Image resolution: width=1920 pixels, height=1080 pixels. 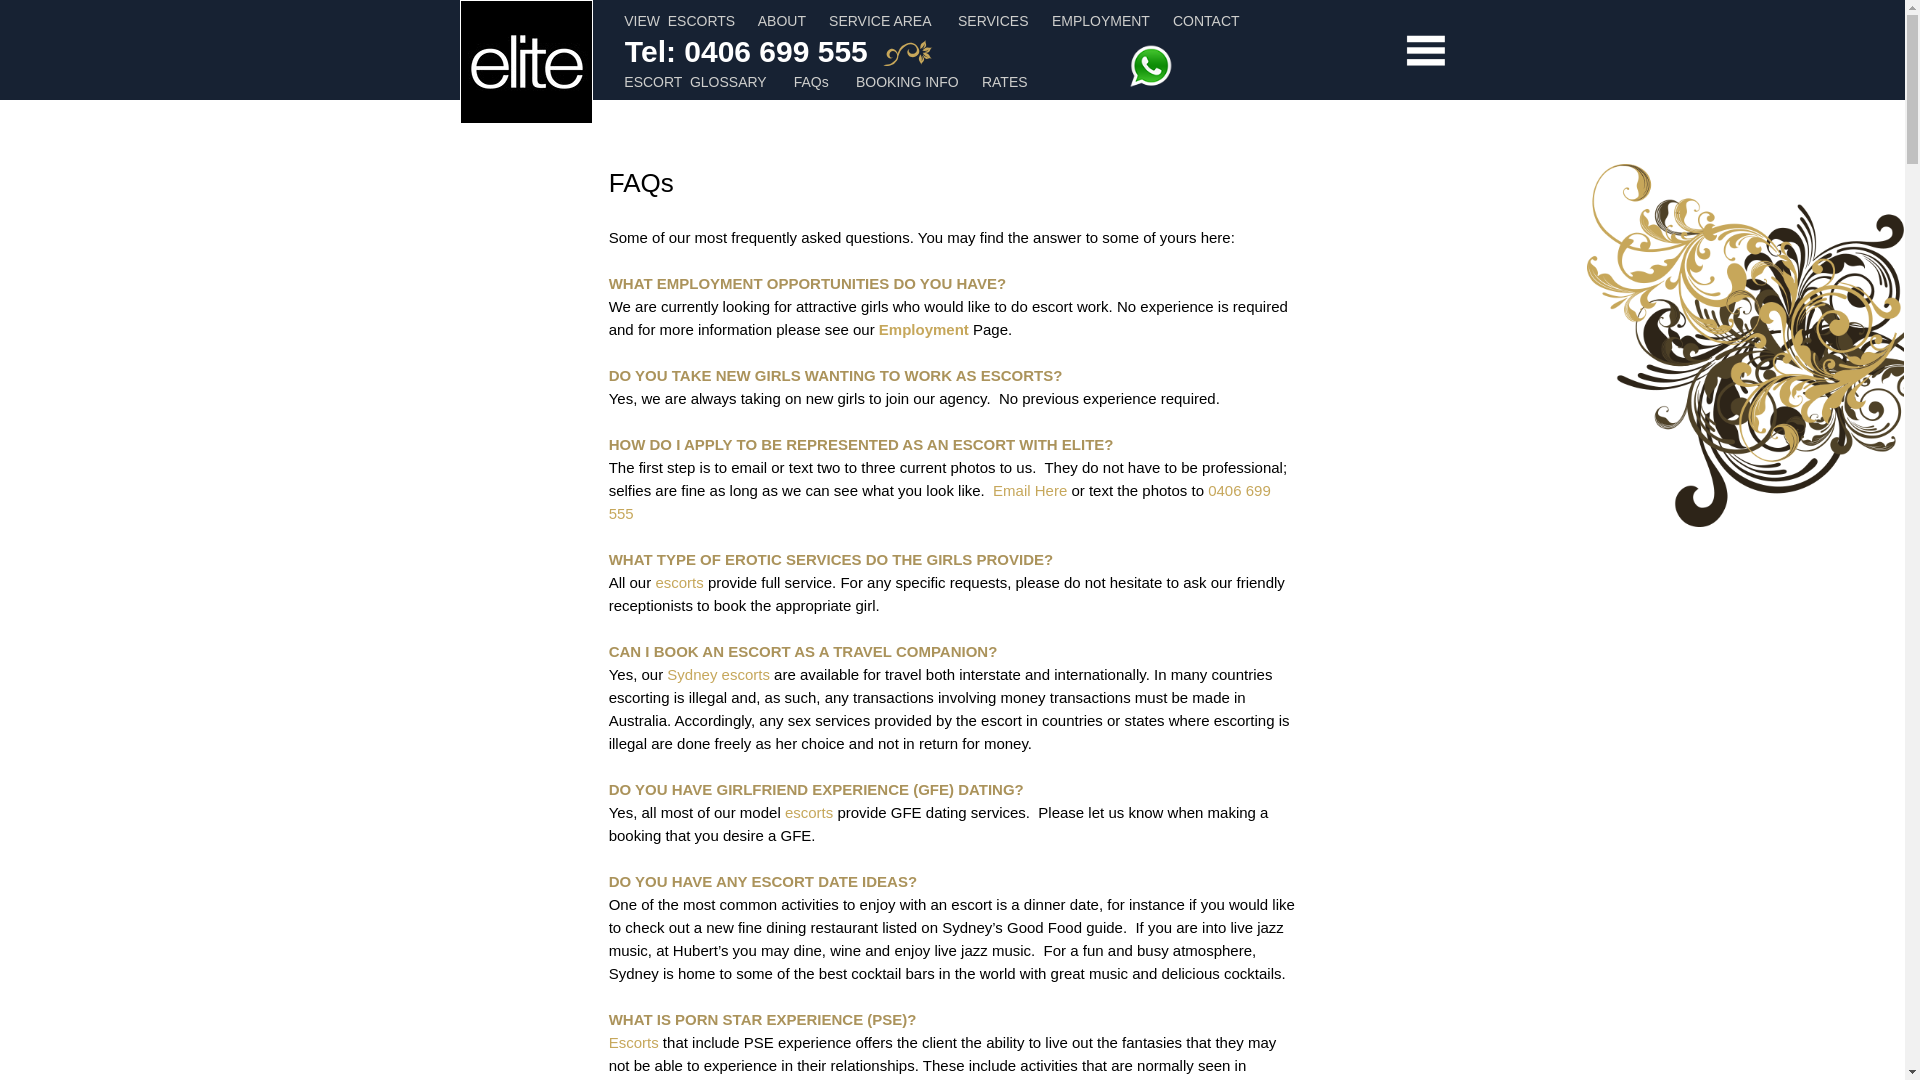 I want to click on 'VIEW  ESCORTS', so click(x=679, y=20).